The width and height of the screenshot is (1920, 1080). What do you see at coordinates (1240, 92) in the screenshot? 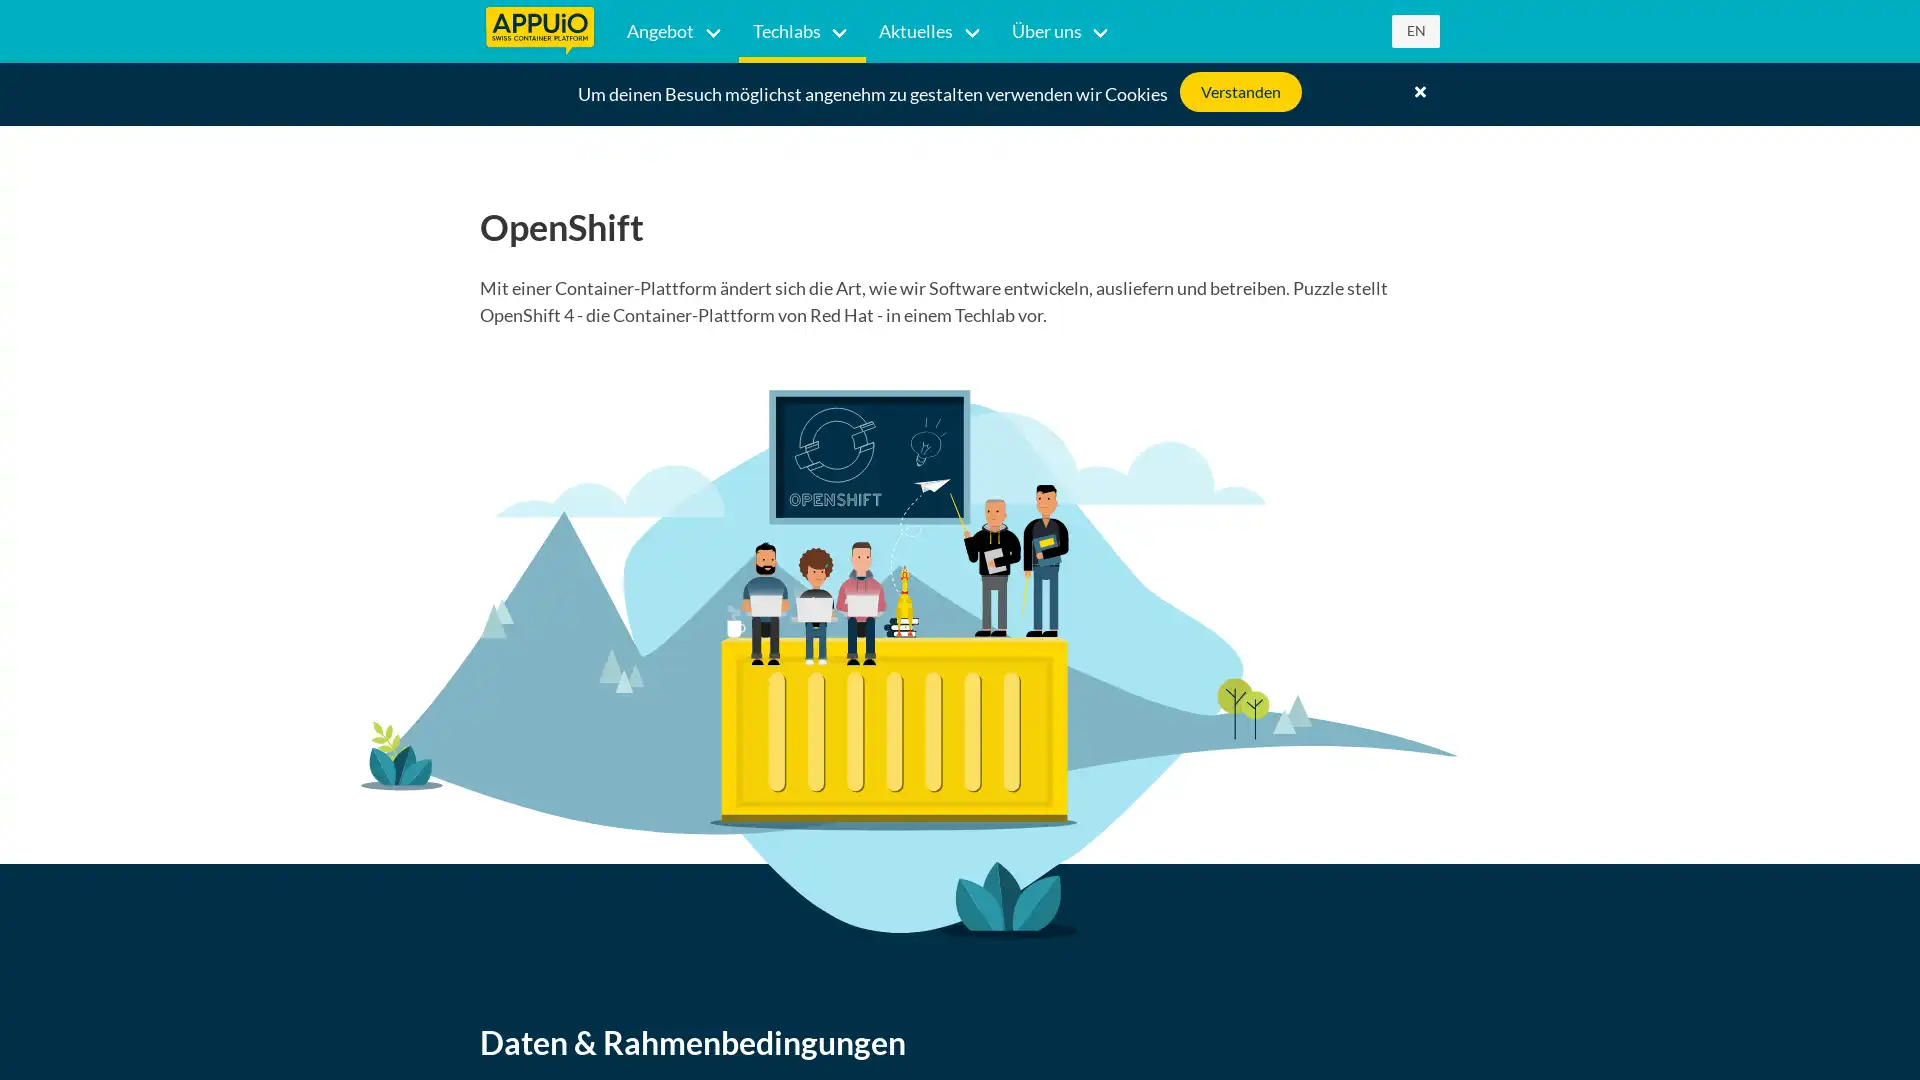
I see `Verstanden` at bounding box center [1240, 92].